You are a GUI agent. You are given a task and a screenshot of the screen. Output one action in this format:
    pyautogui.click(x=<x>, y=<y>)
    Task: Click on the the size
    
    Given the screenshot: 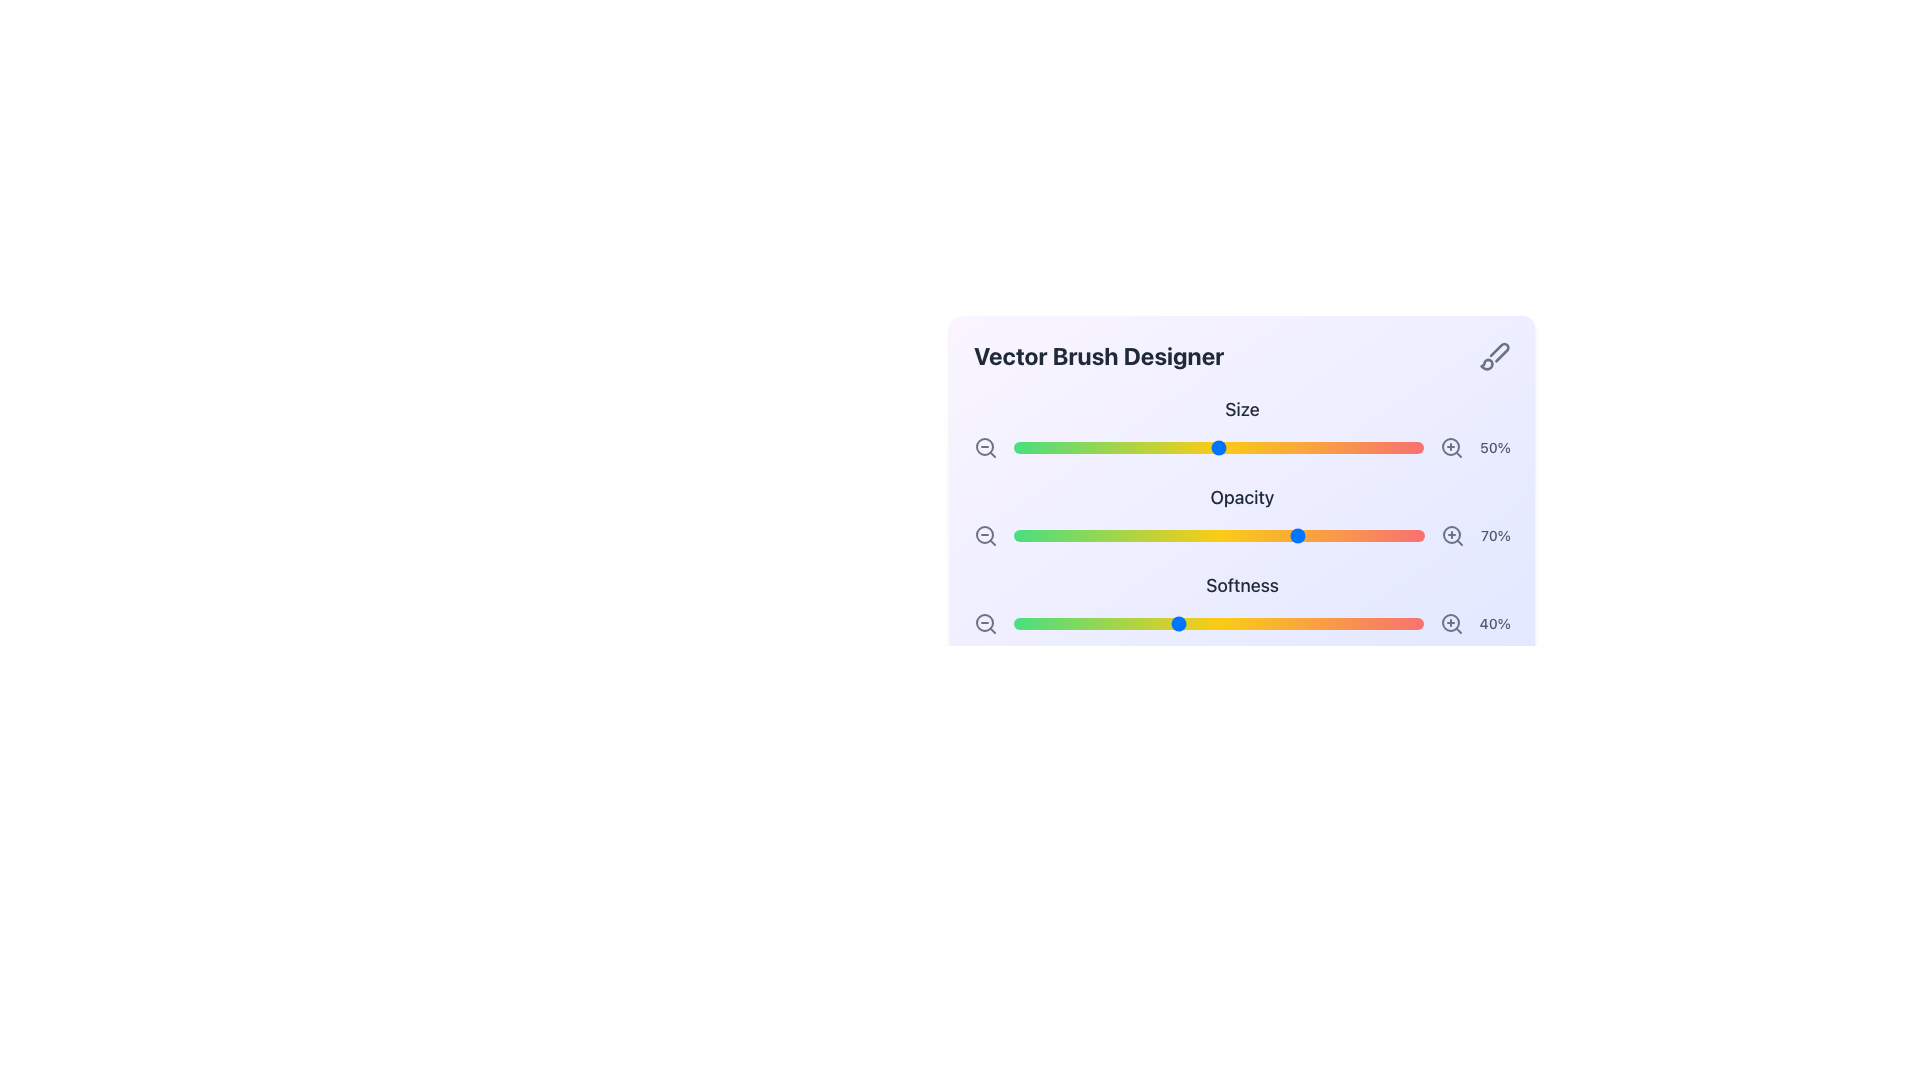 What is the action you would take?
    pyautogui.click(x=1058, y=446)
    